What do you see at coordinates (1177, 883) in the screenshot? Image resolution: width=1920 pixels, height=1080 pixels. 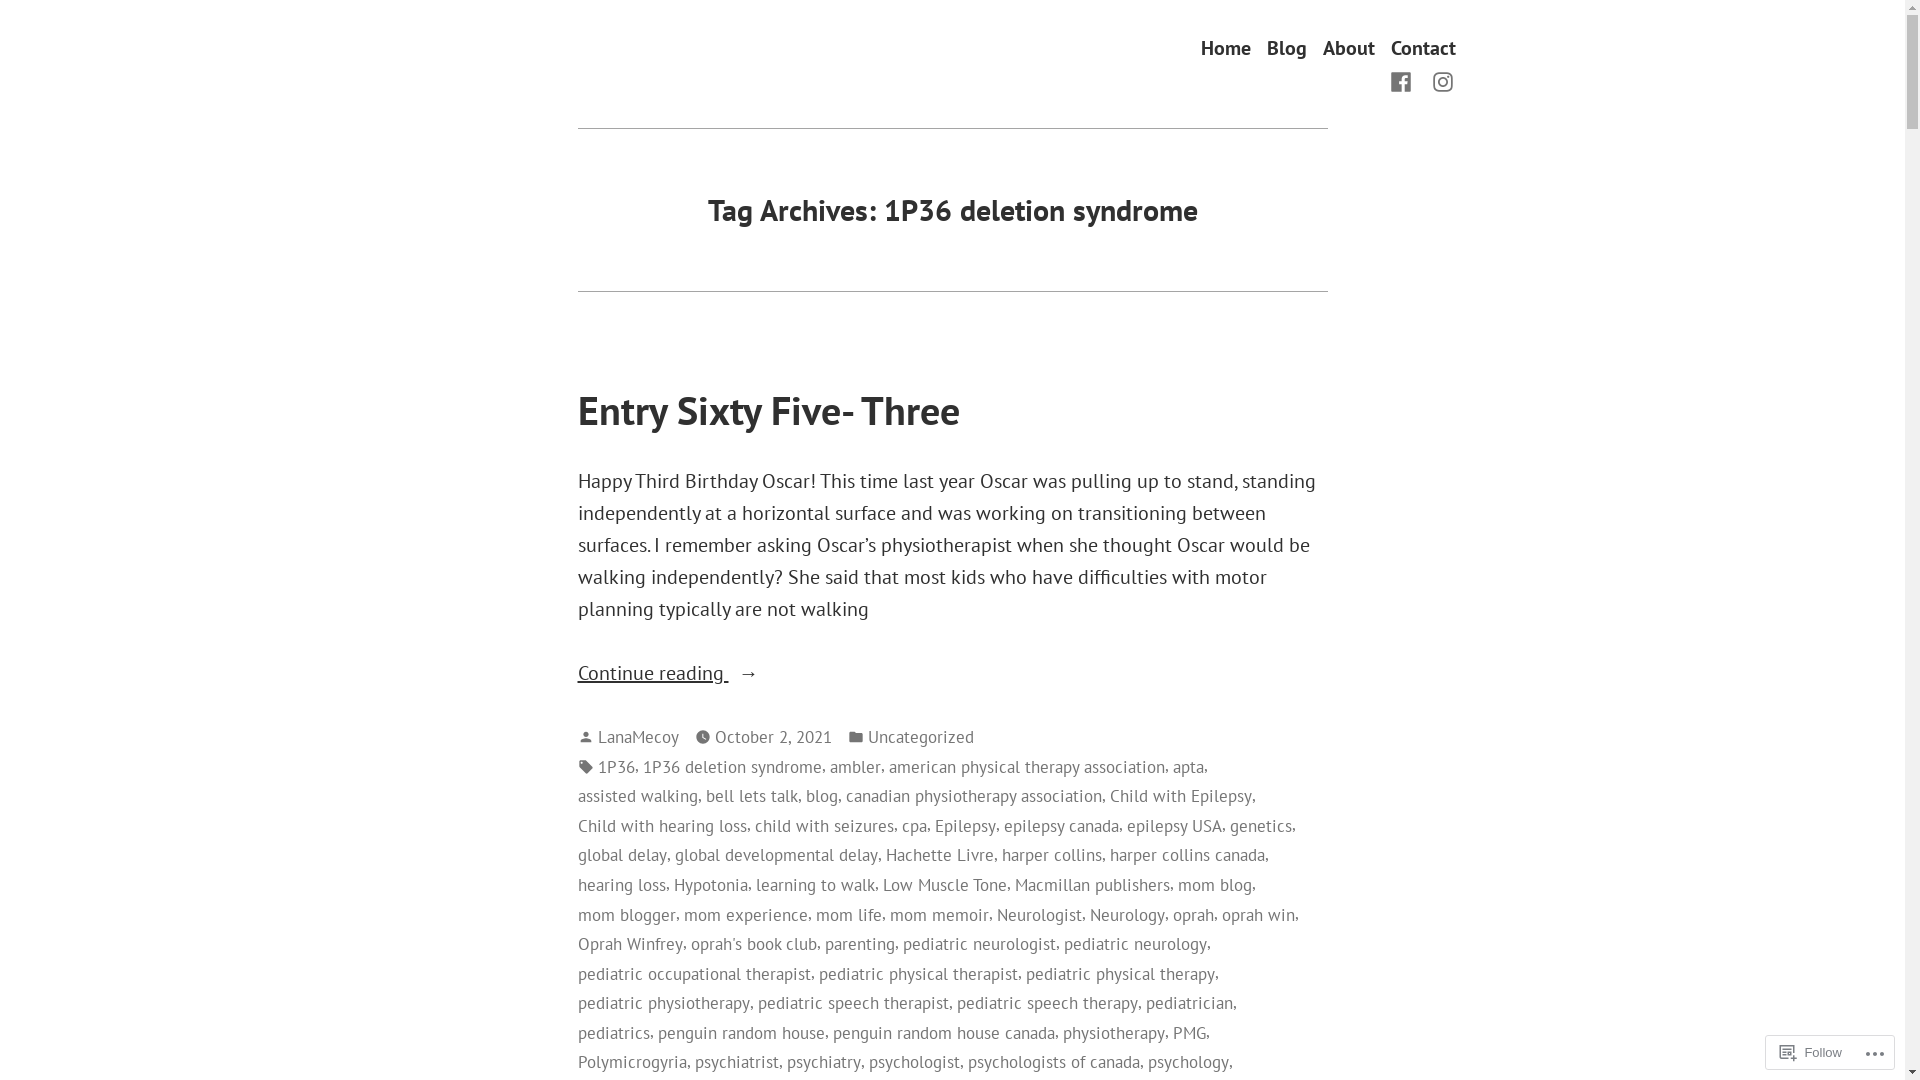 I see `'mom blog'` at bounding box center [1177, 883].